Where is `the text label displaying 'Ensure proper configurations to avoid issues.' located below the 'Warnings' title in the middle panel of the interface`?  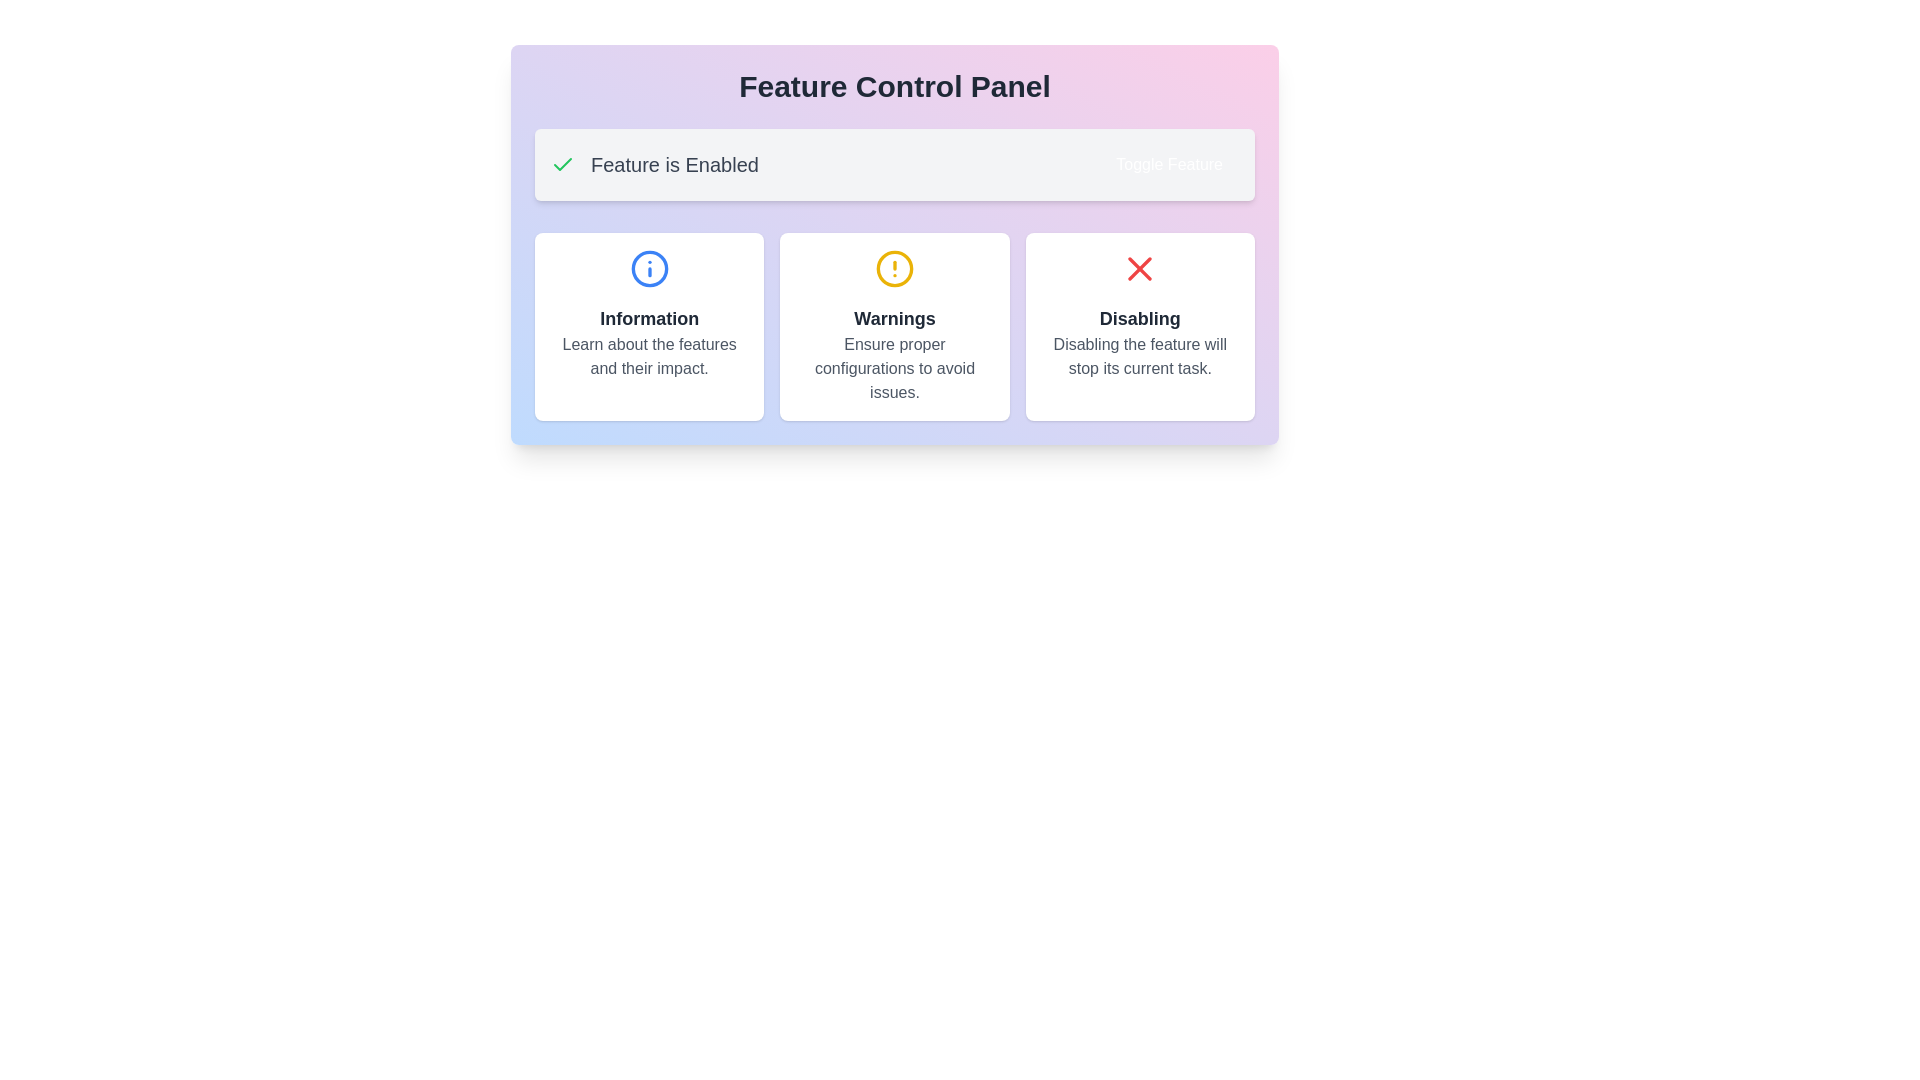 the text label displaying 'Ensure proper configurations to avoid issues.' located below the 'Warnings' title in the middle panel of the interface is located at coordinates (893, 369).